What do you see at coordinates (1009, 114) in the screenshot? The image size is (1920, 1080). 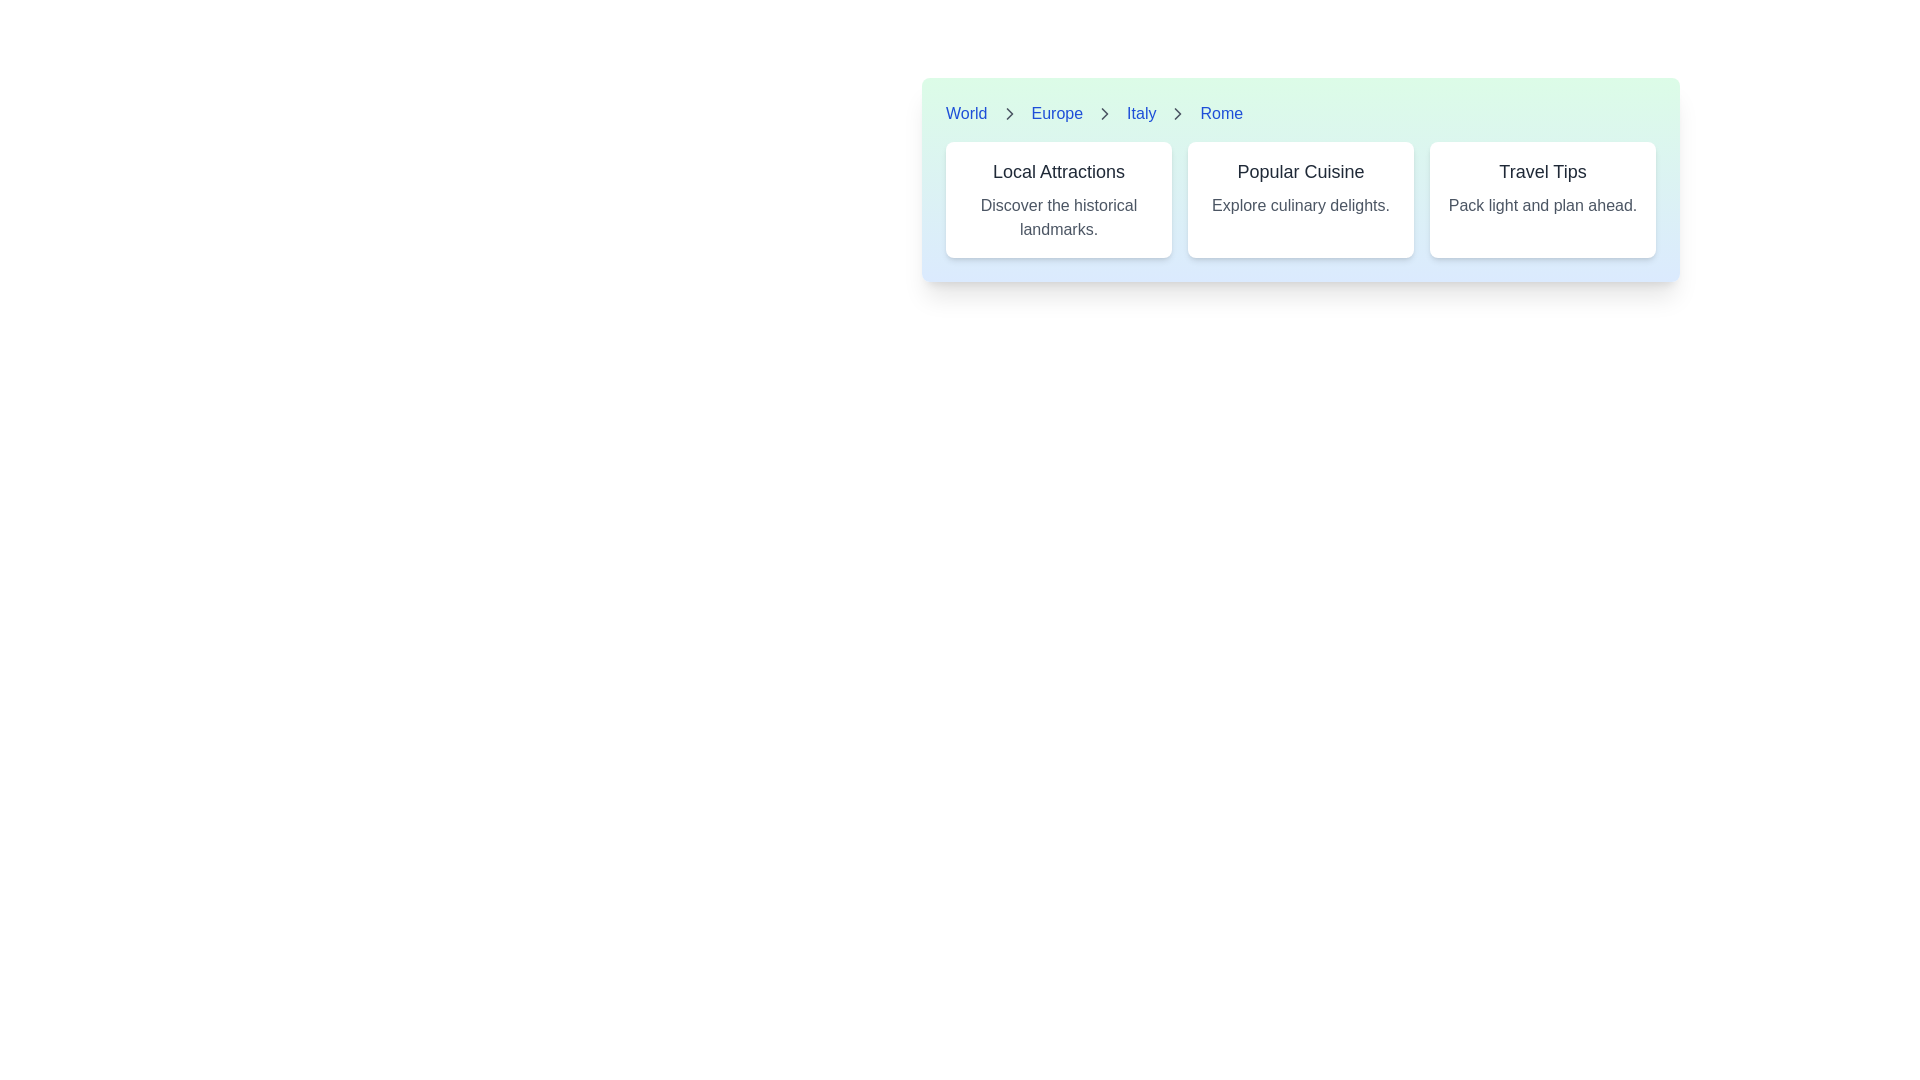 I see `the chevron arrow icon next to the breadcrumb item labeled 'Italy', which indicates hierarchical navigation` at bounding box center [1009, 114].